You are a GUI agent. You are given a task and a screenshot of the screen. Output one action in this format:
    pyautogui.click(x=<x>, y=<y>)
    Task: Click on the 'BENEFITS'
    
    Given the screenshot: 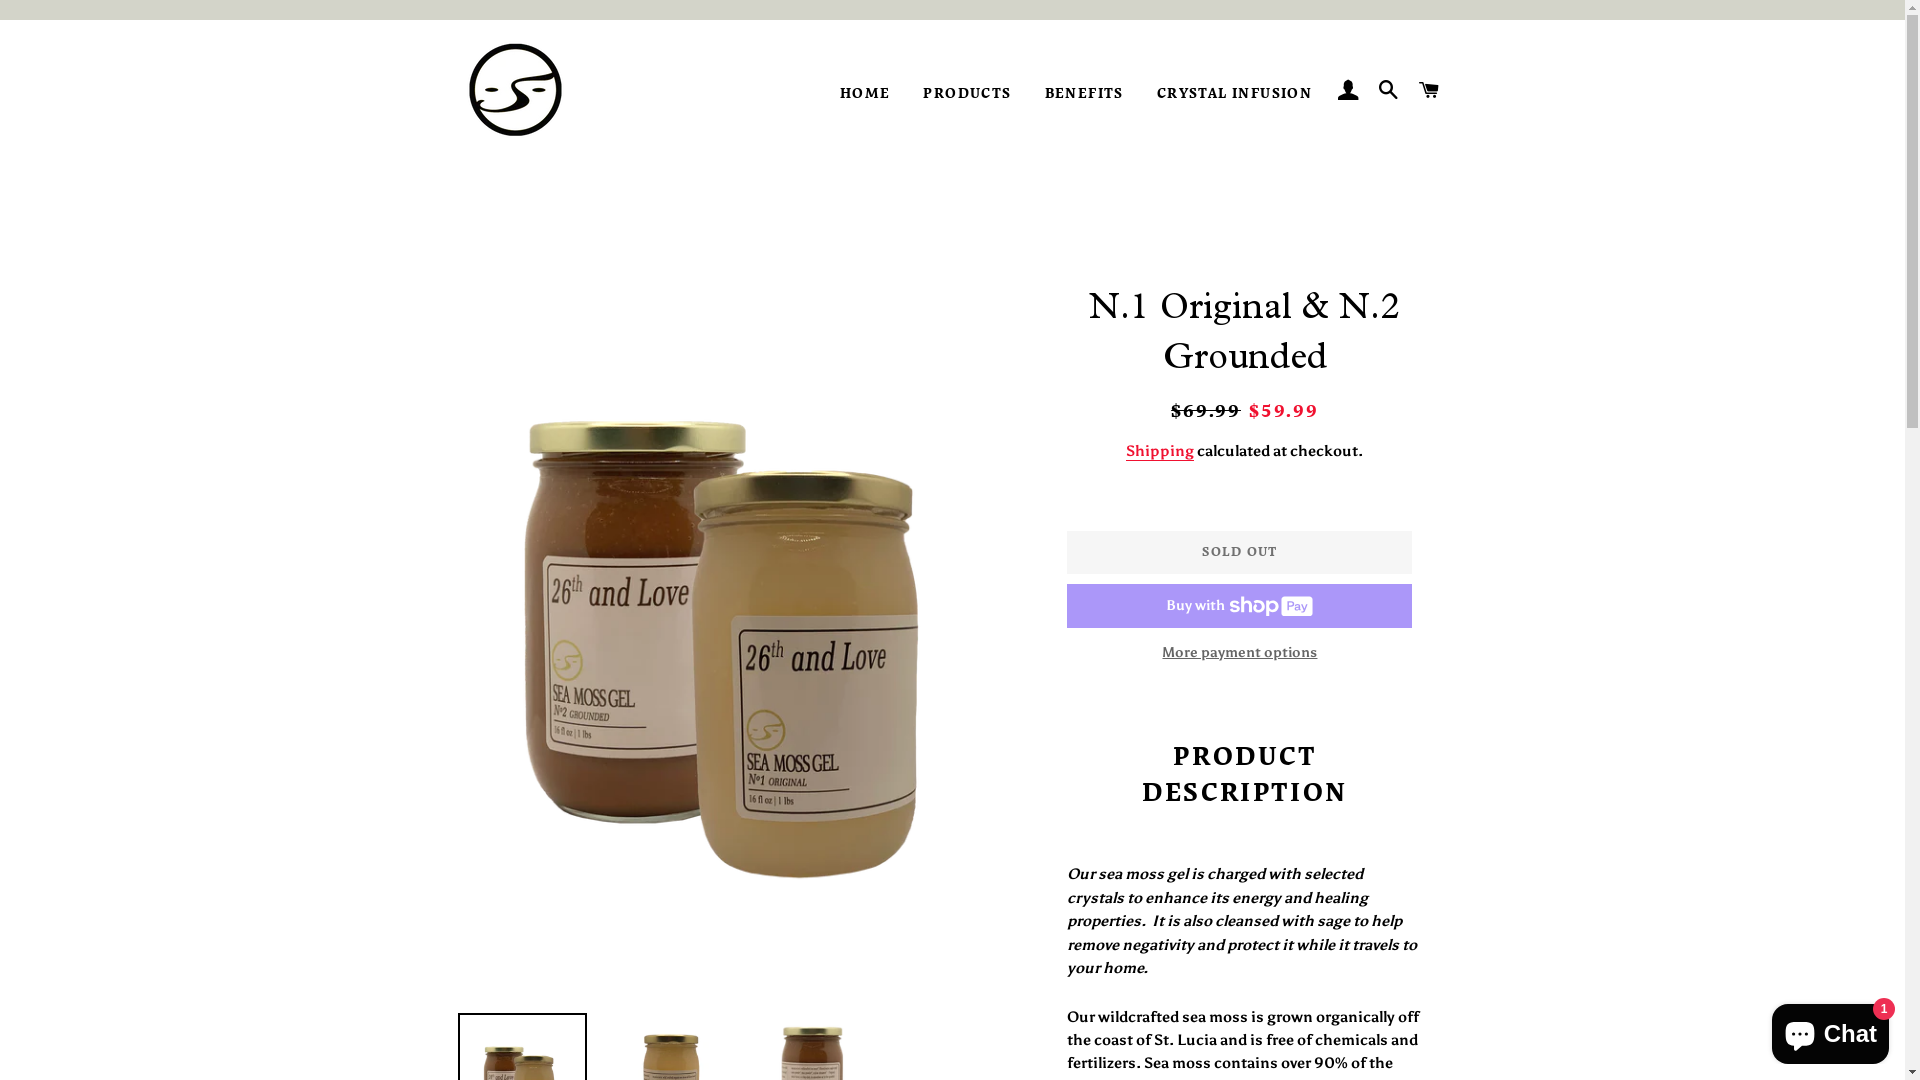 What is the action you would take?
    pyautogui.click(x=1083, y=93)
    